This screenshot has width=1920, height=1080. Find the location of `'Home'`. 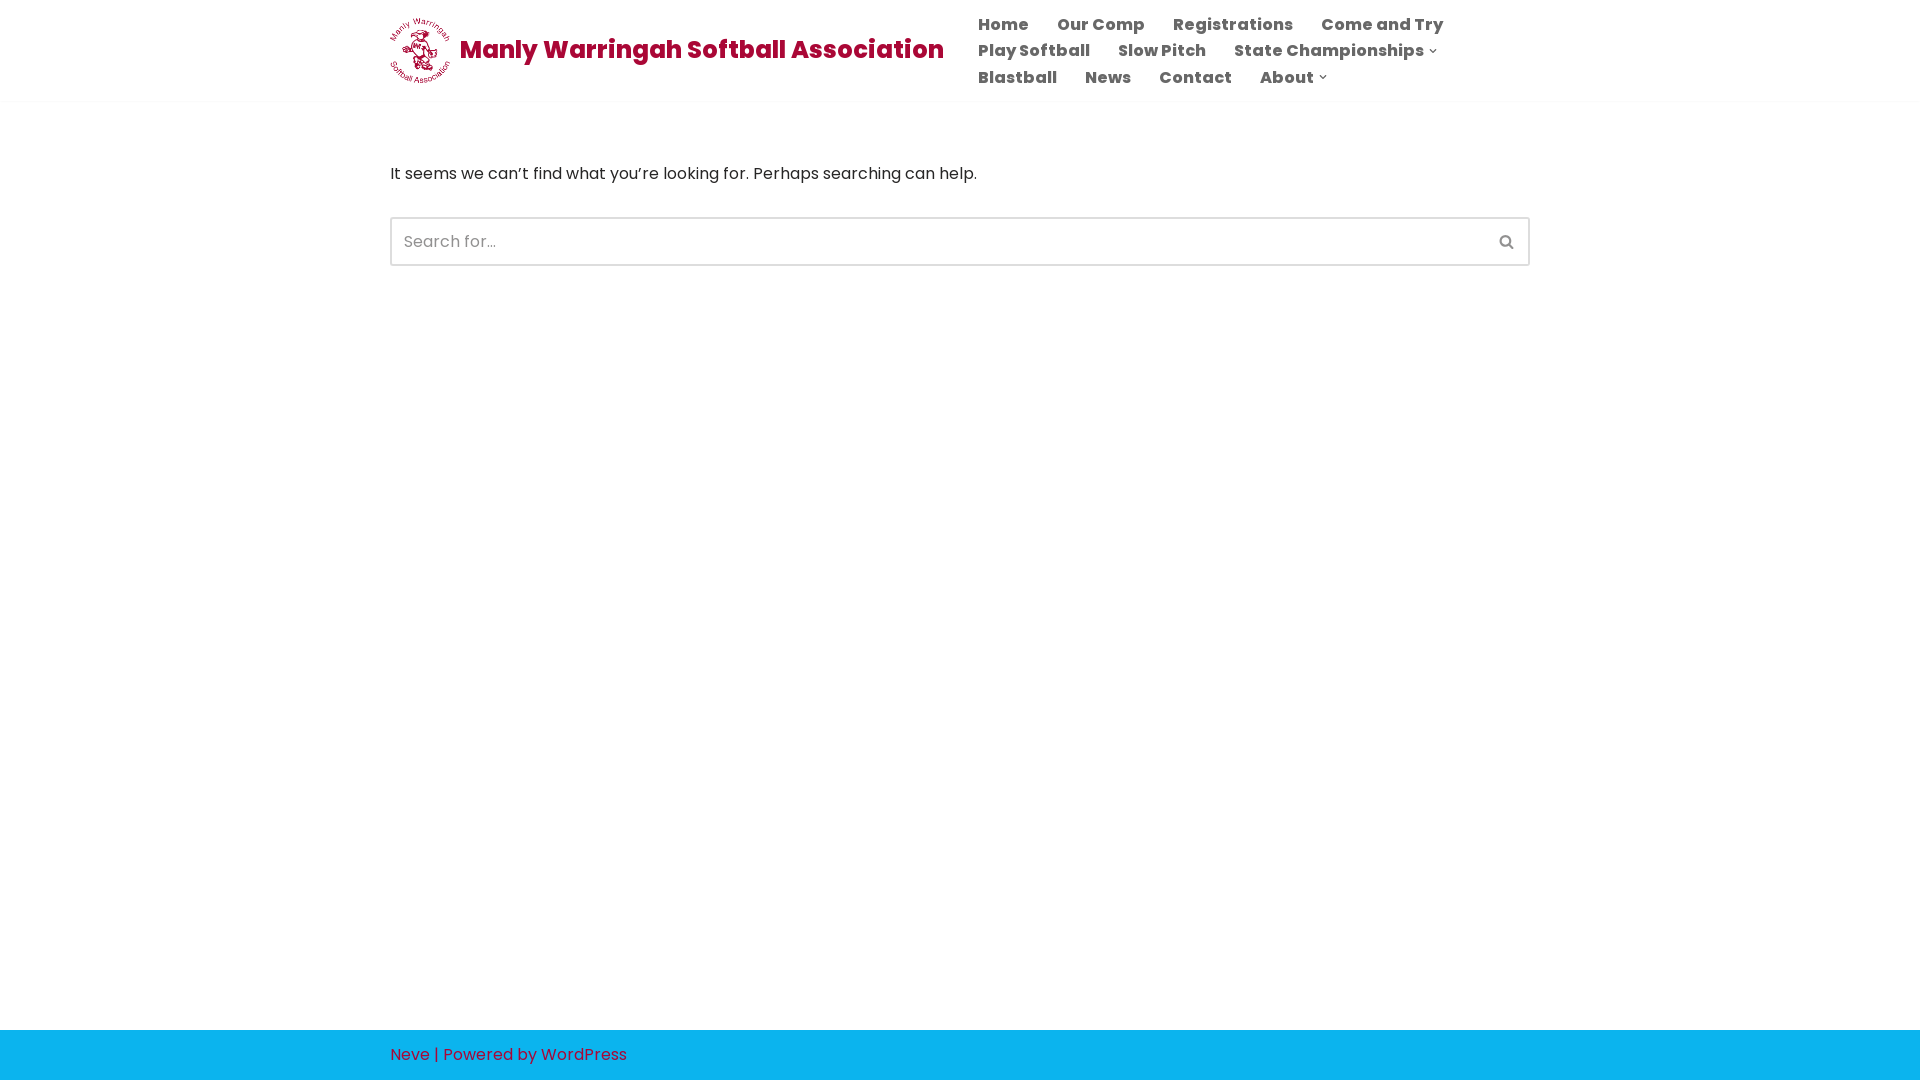

'Home' is located at coordinates (1003, 24).